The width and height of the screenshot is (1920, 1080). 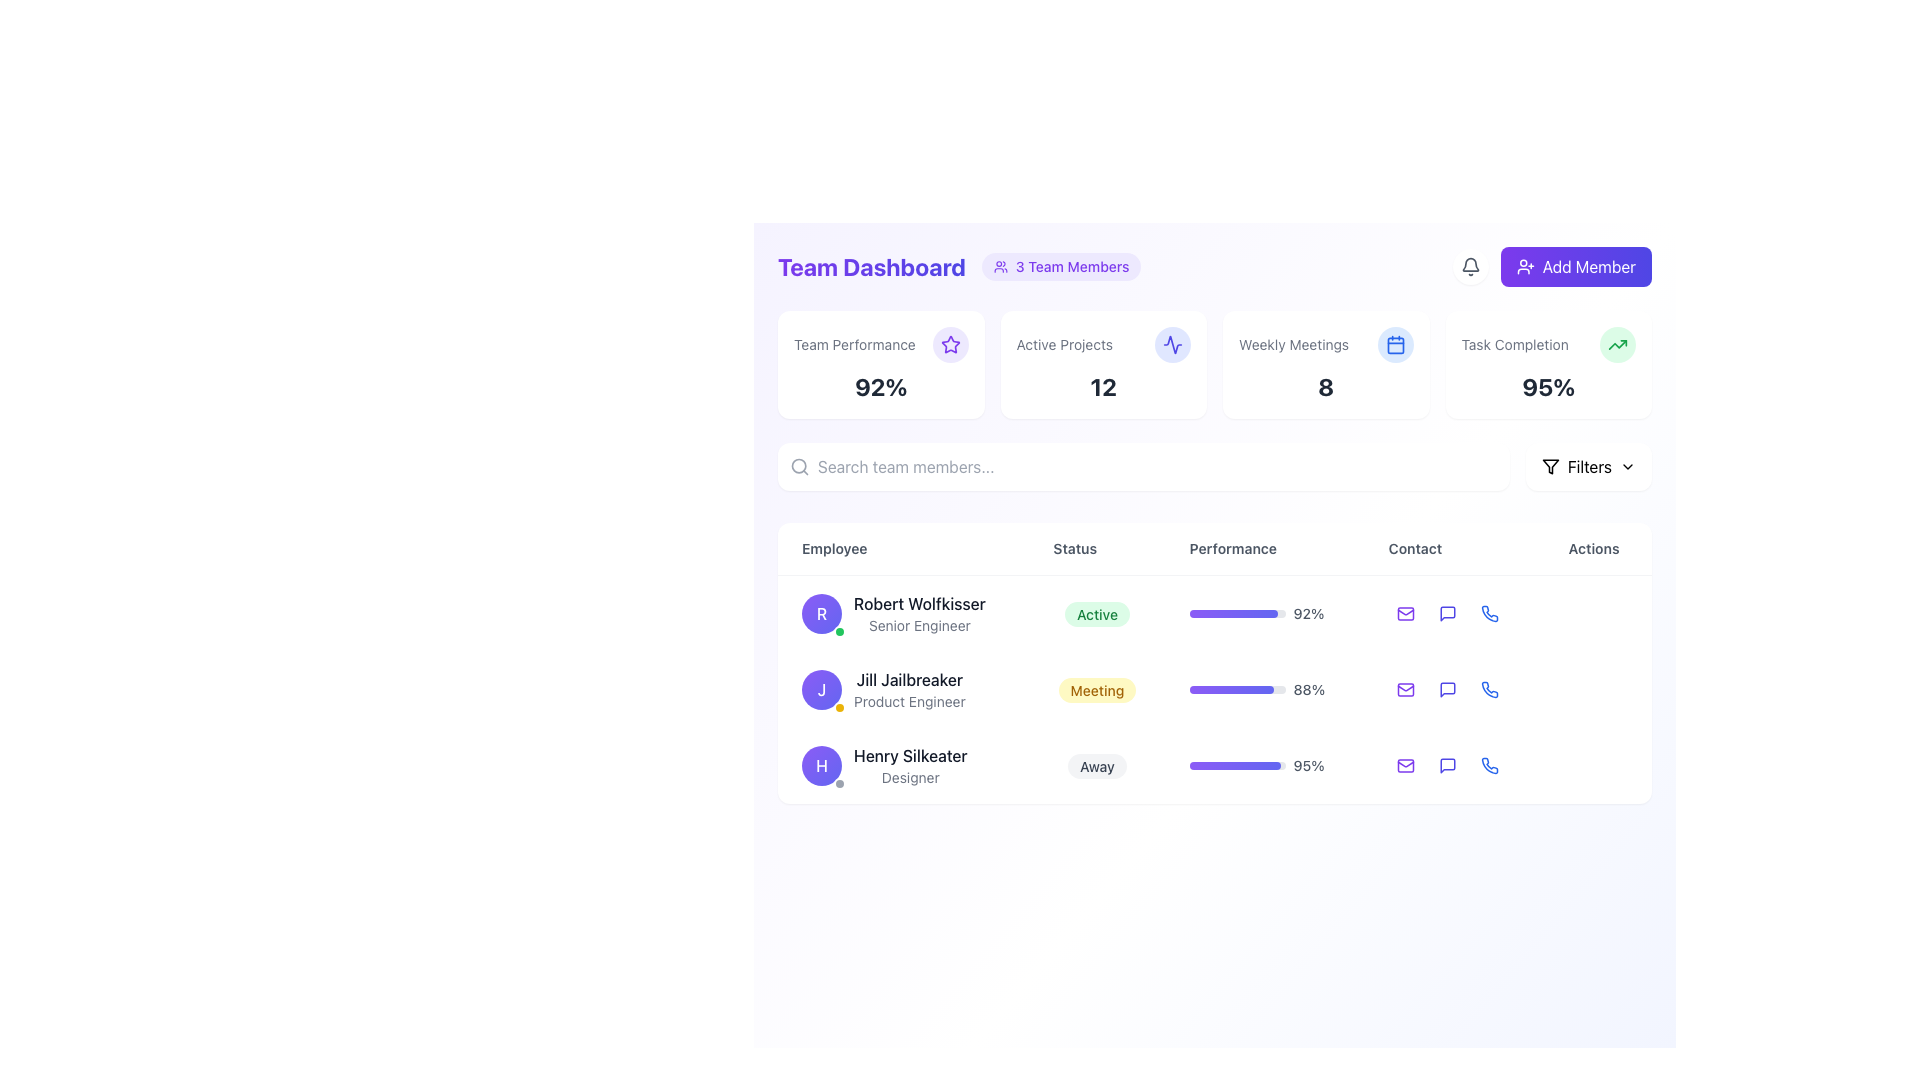 What do you see at coordinates (821, 765) in the screenshot?
I see `the circular avatar icon with a gradient background transitioning from violet to indigo, featuring a white 'H' in the center, representing 'Henry Silkeater'` at bounding box center [821, 765].